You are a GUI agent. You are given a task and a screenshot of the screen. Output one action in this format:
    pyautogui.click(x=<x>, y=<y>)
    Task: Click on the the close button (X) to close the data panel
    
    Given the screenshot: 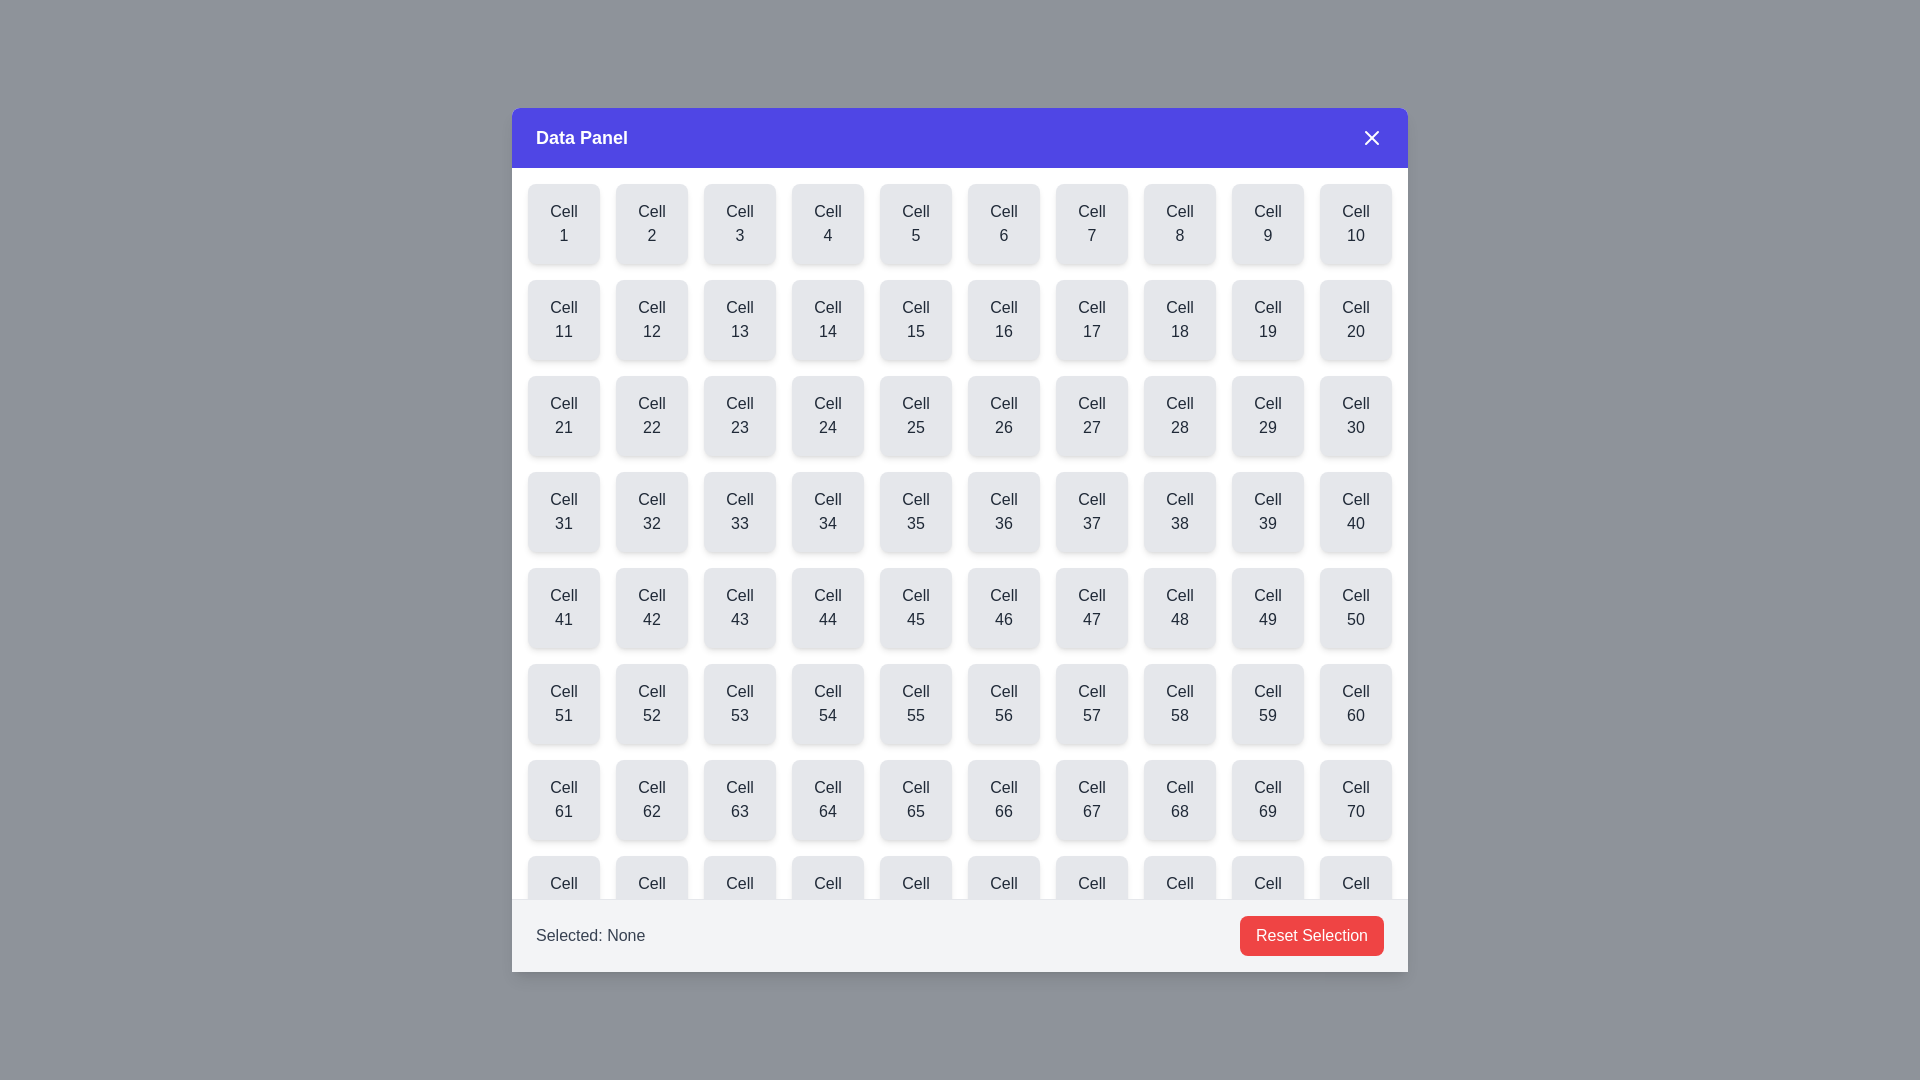 What is the action you would take?
    pyautogui.click(x=1371, y=137)
    